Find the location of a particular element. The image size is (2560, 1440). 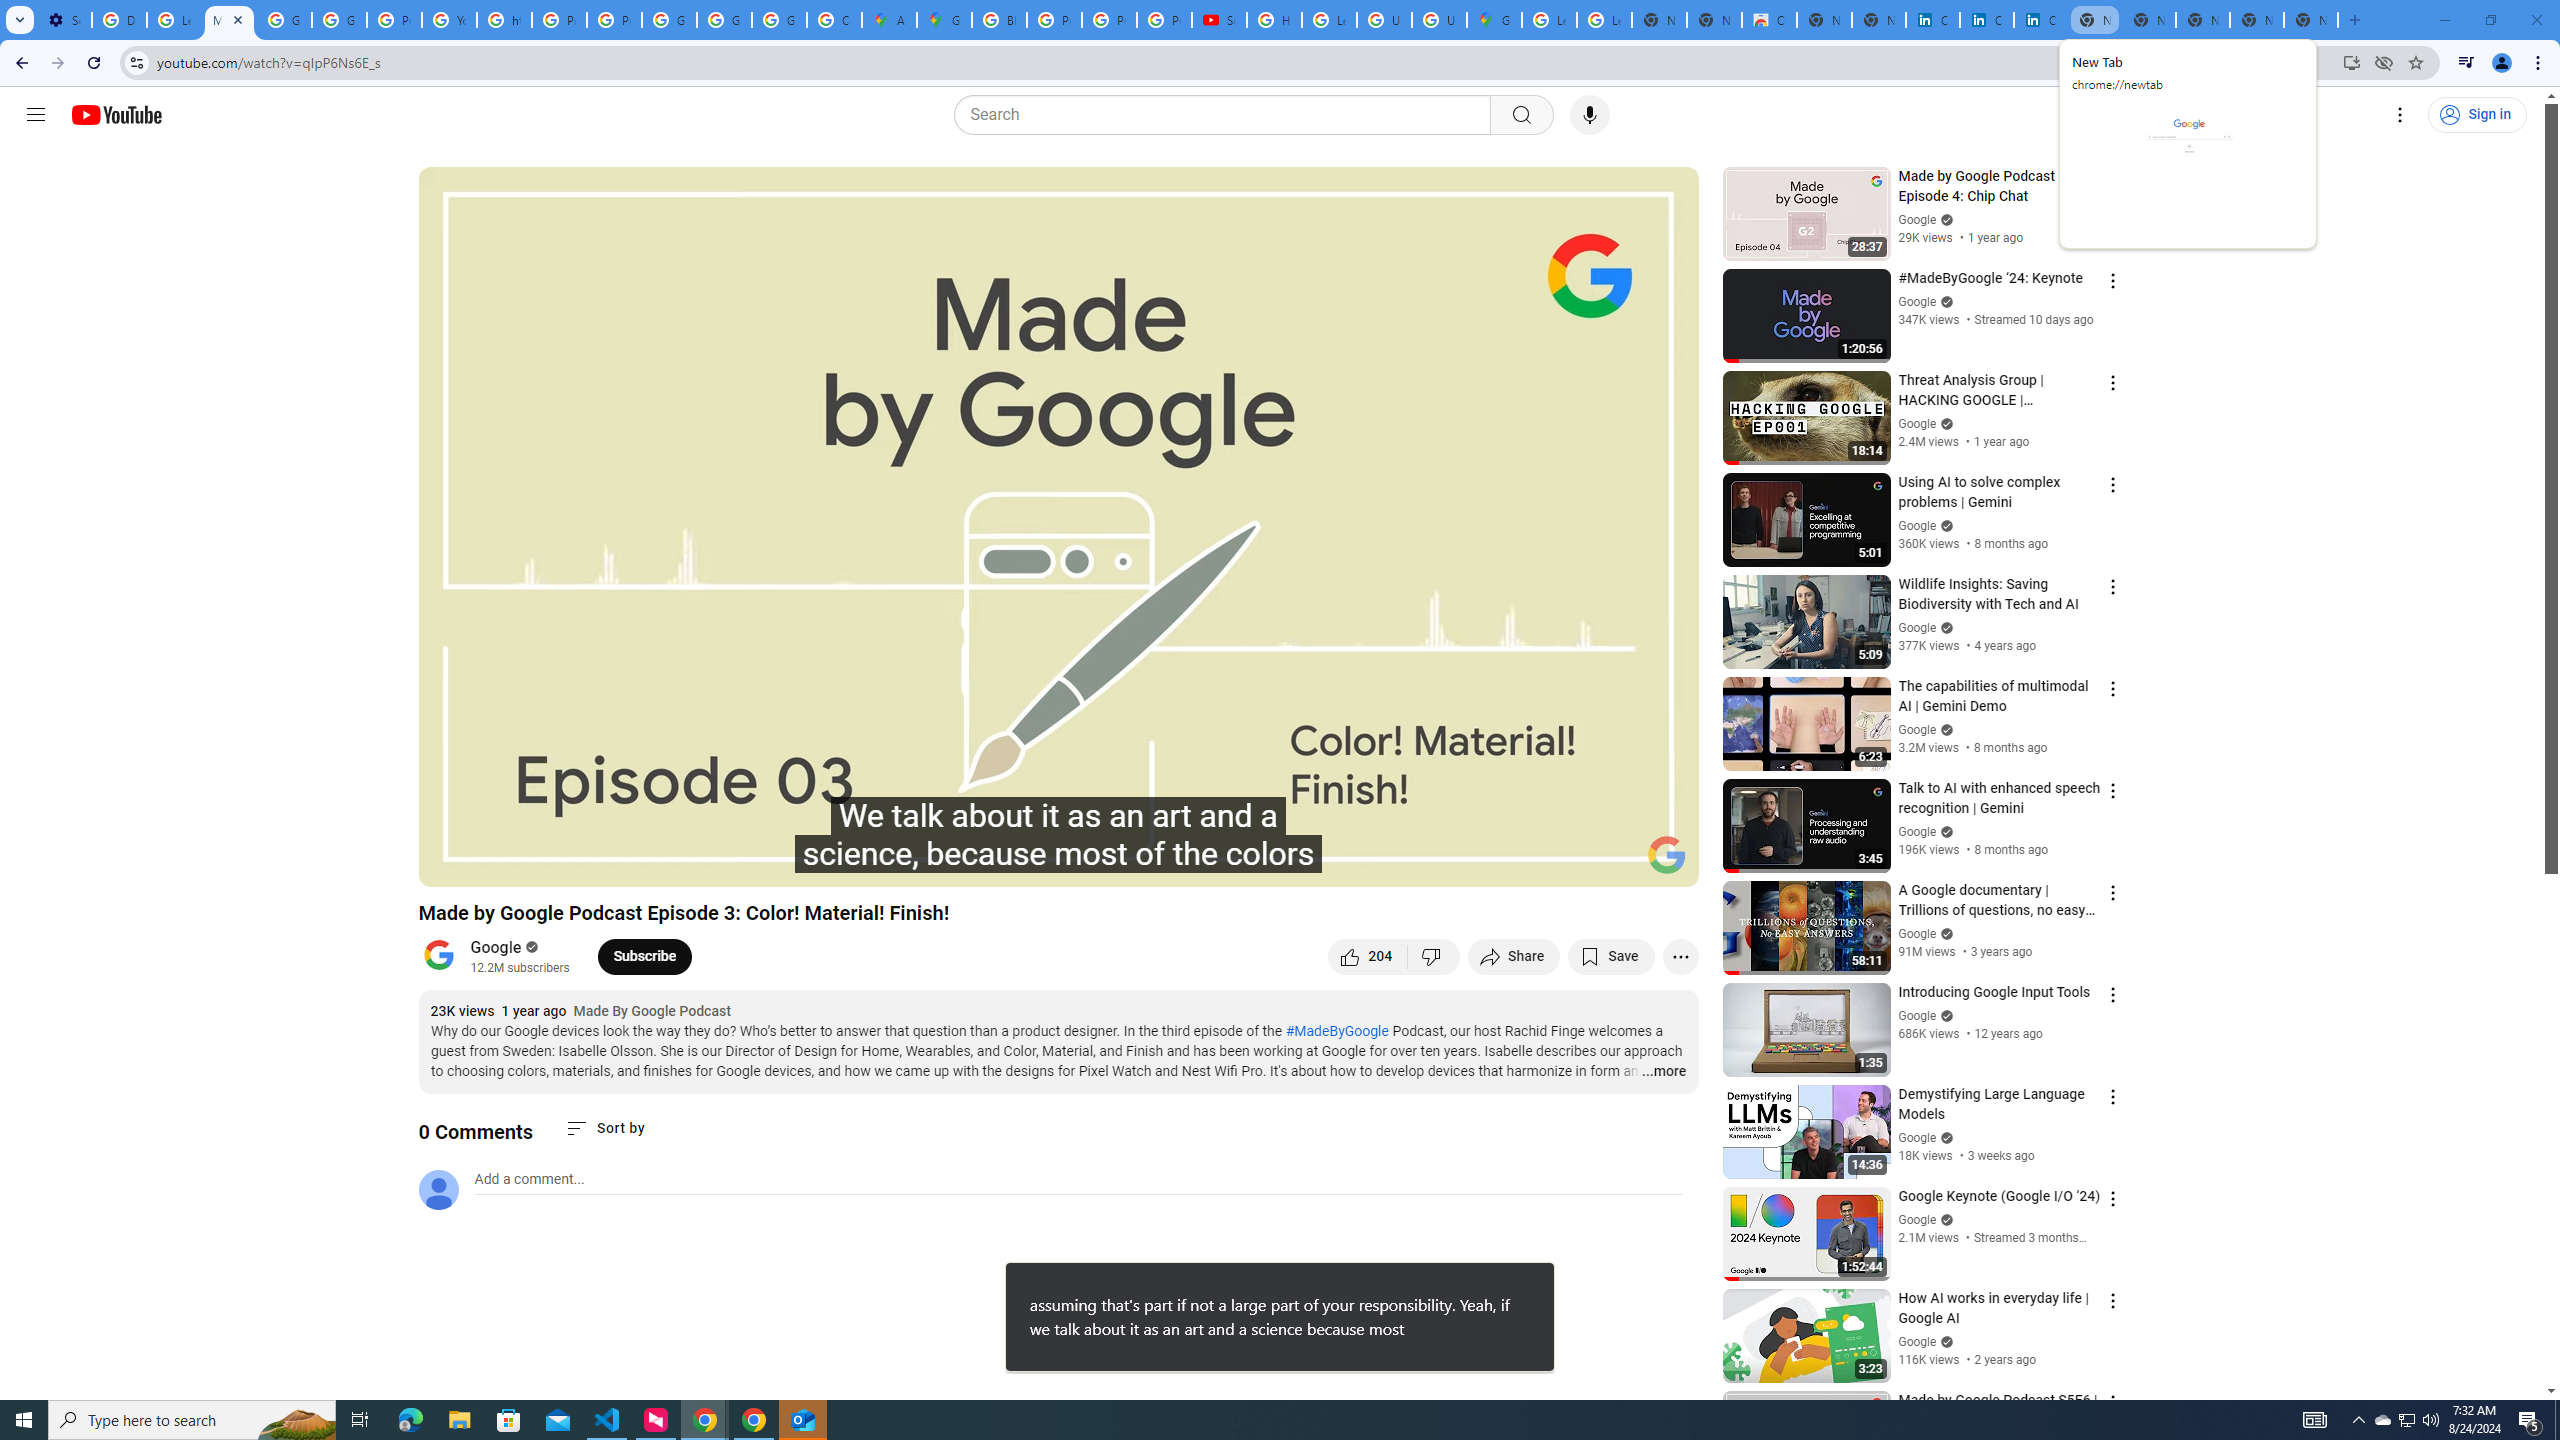

'Subtitles/closed captions unavailable' is located at coordinates (1469, 862).